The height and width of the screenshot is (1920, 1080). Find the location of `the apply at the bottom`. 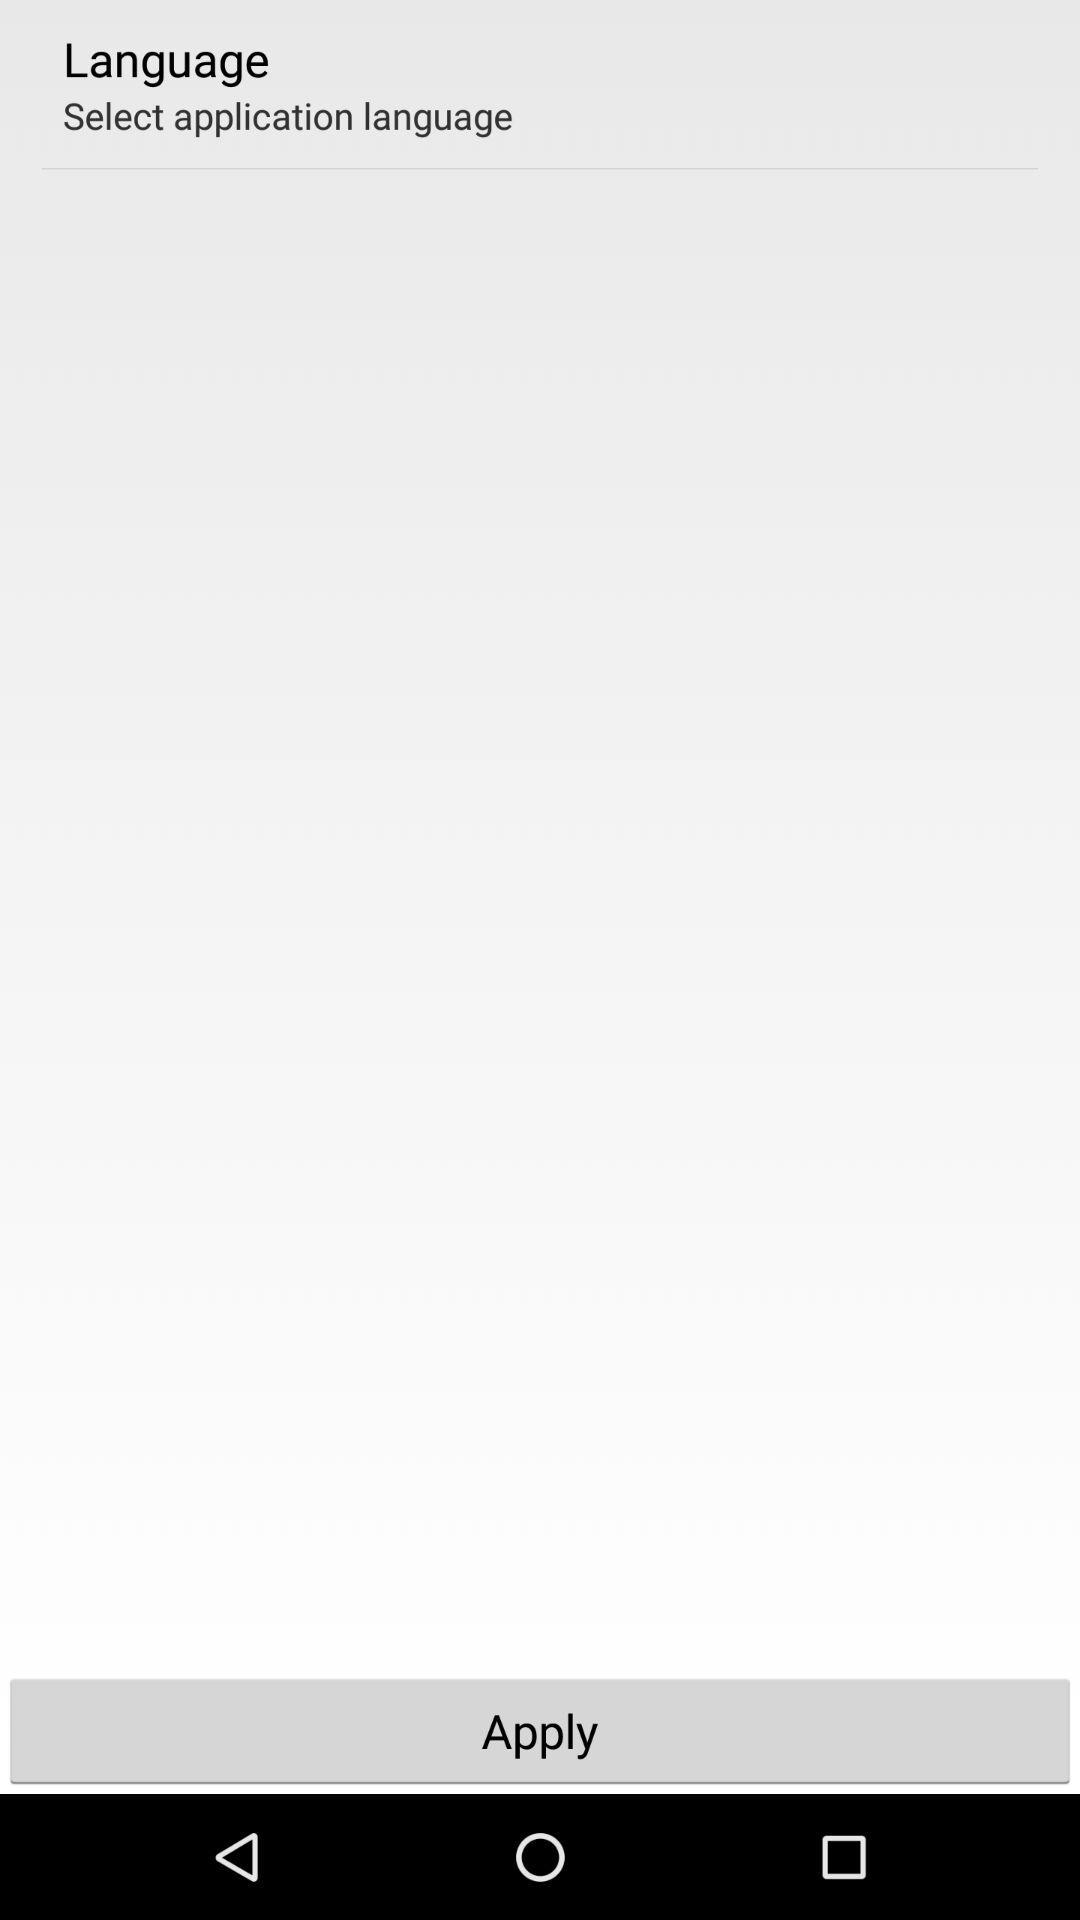

the apply at the bottom is located at coordinates (540, 1730).